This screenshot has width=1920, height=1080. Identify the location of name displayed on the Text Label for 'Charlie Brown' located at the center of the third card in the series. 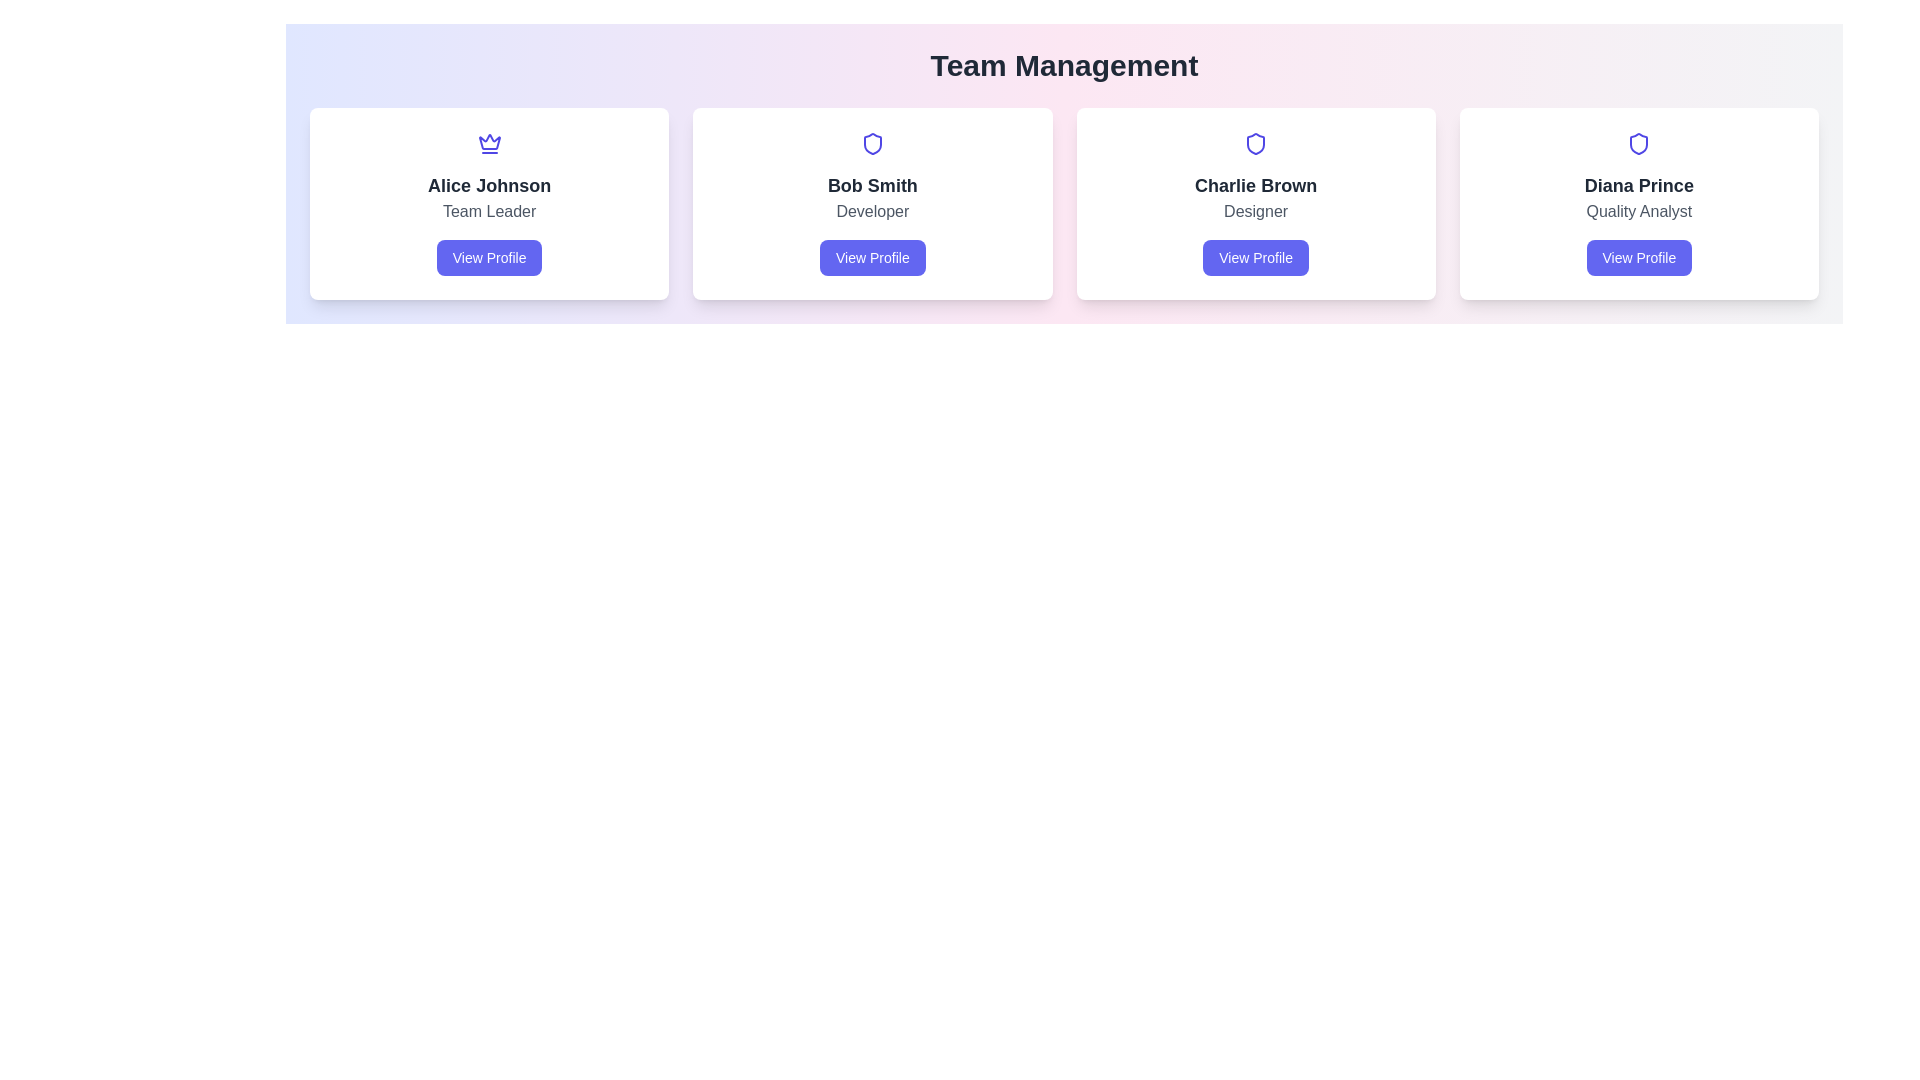
(1255, 185).